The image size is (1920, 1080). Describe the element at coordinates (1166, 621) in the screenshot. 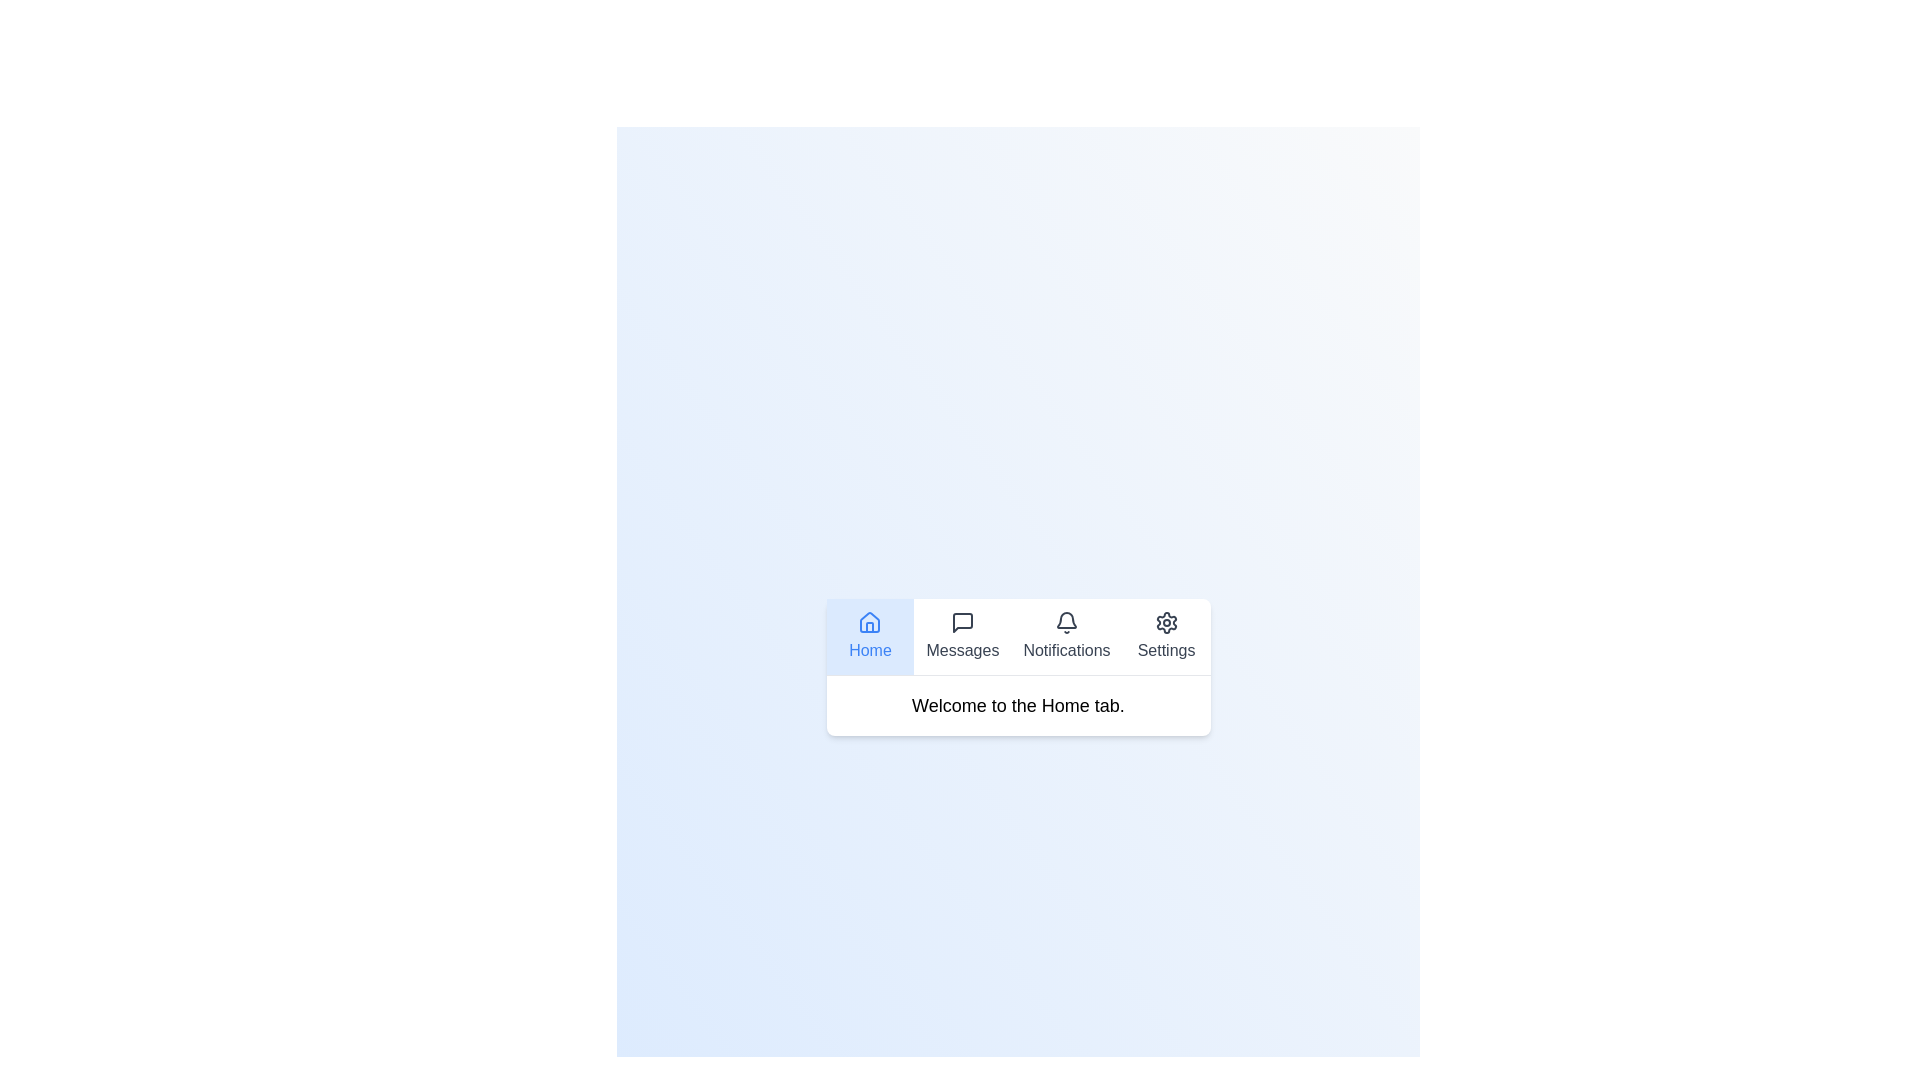

I see `the gear-like component of the settings icon located at the rightmost position in the horizontal menu bar at the bottom of the interface` at that location.